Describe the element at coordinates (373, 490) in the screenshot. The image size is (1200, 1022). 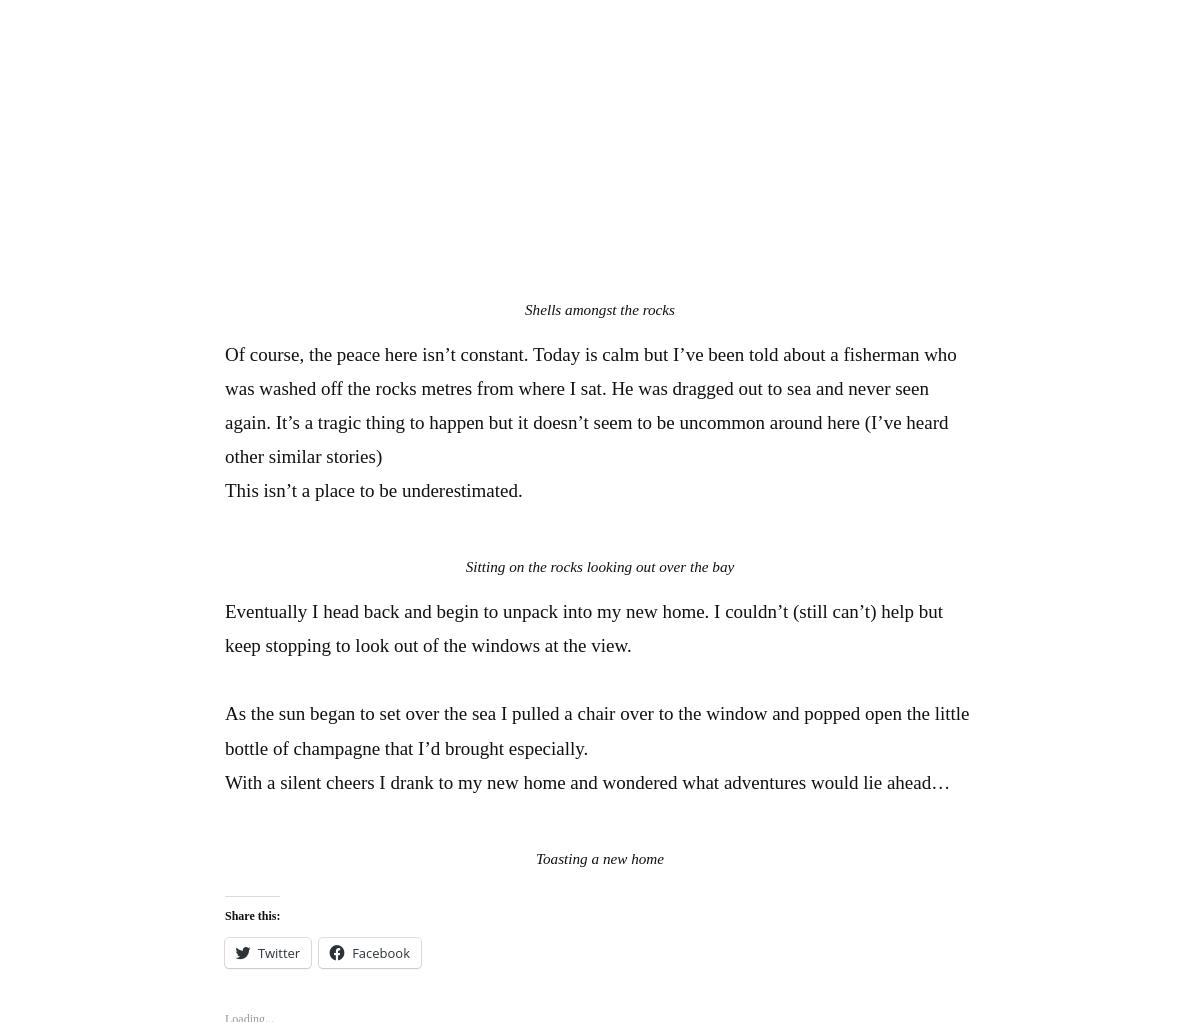
I see `'This isn’t a place to be underestimated.'` at that location.